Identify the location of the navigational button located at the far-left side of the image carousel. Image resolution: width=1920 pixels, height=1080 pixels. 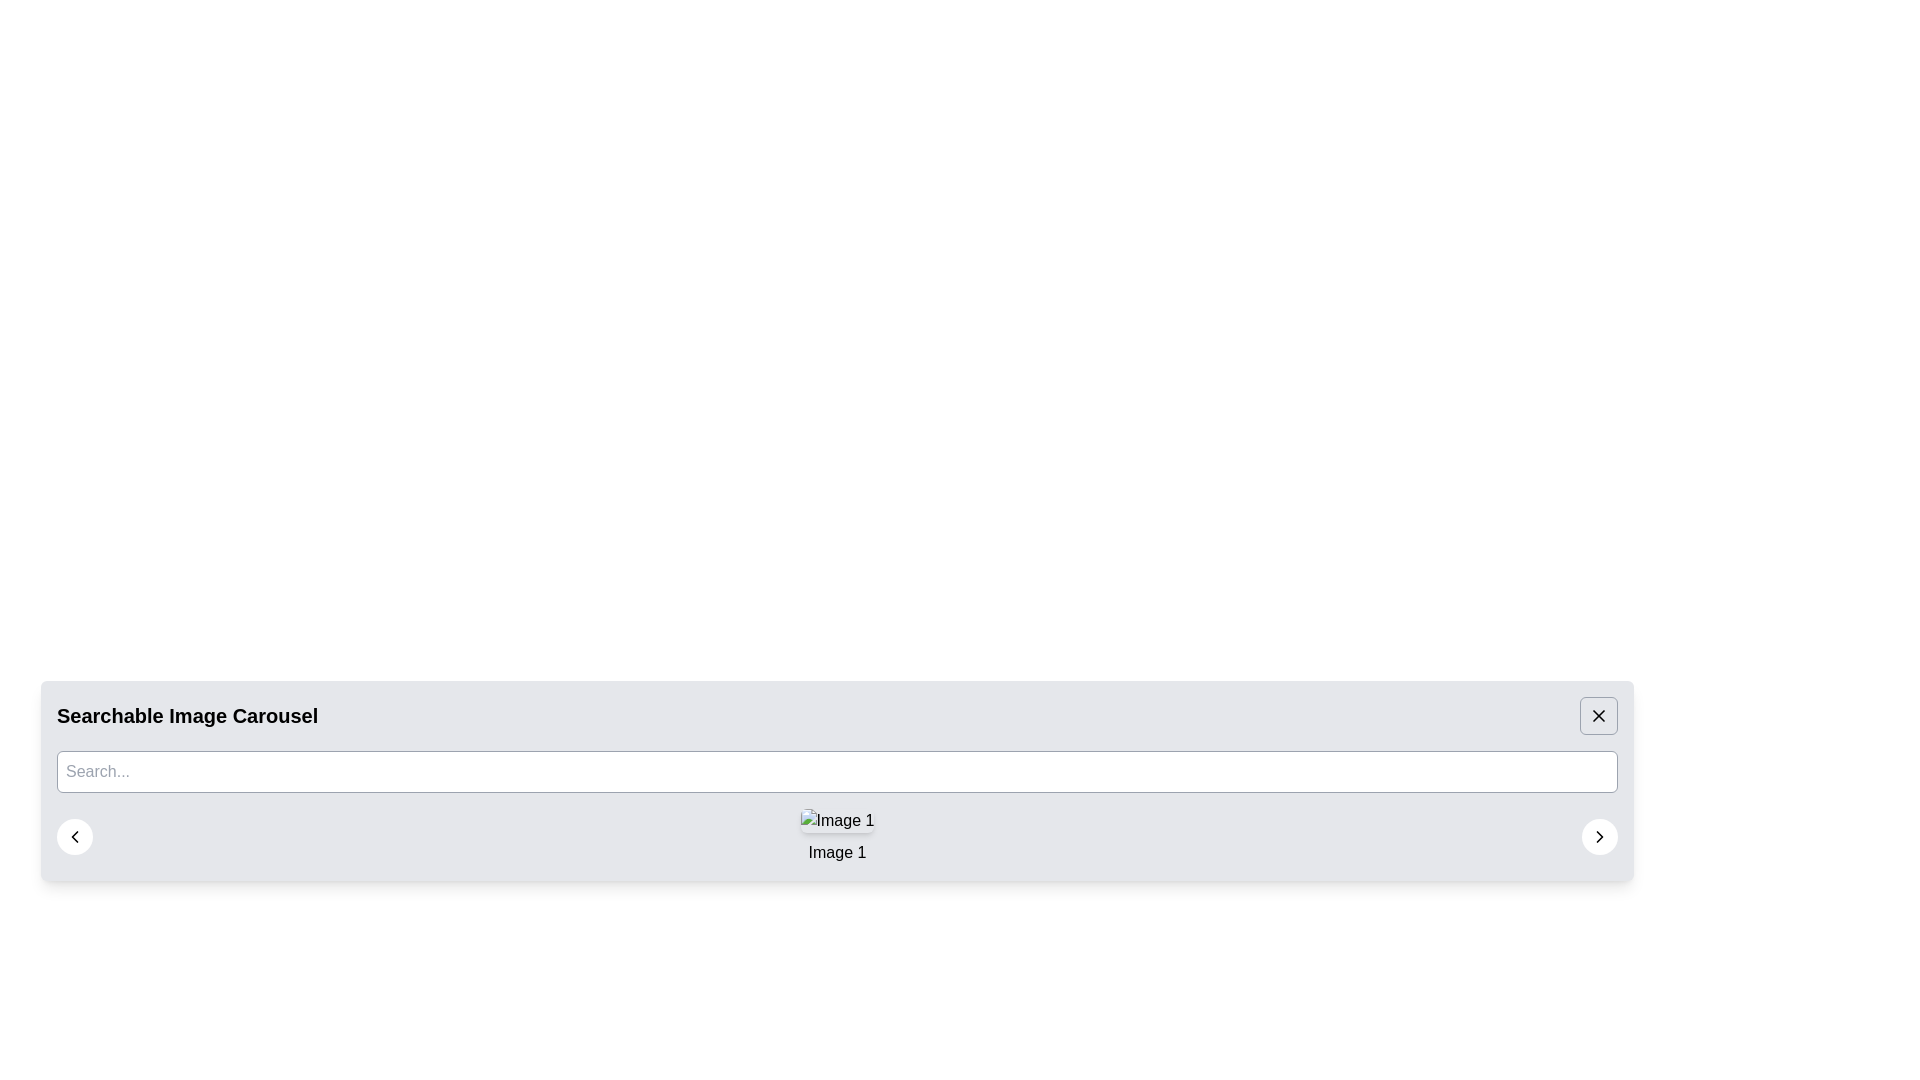
(75, 837).